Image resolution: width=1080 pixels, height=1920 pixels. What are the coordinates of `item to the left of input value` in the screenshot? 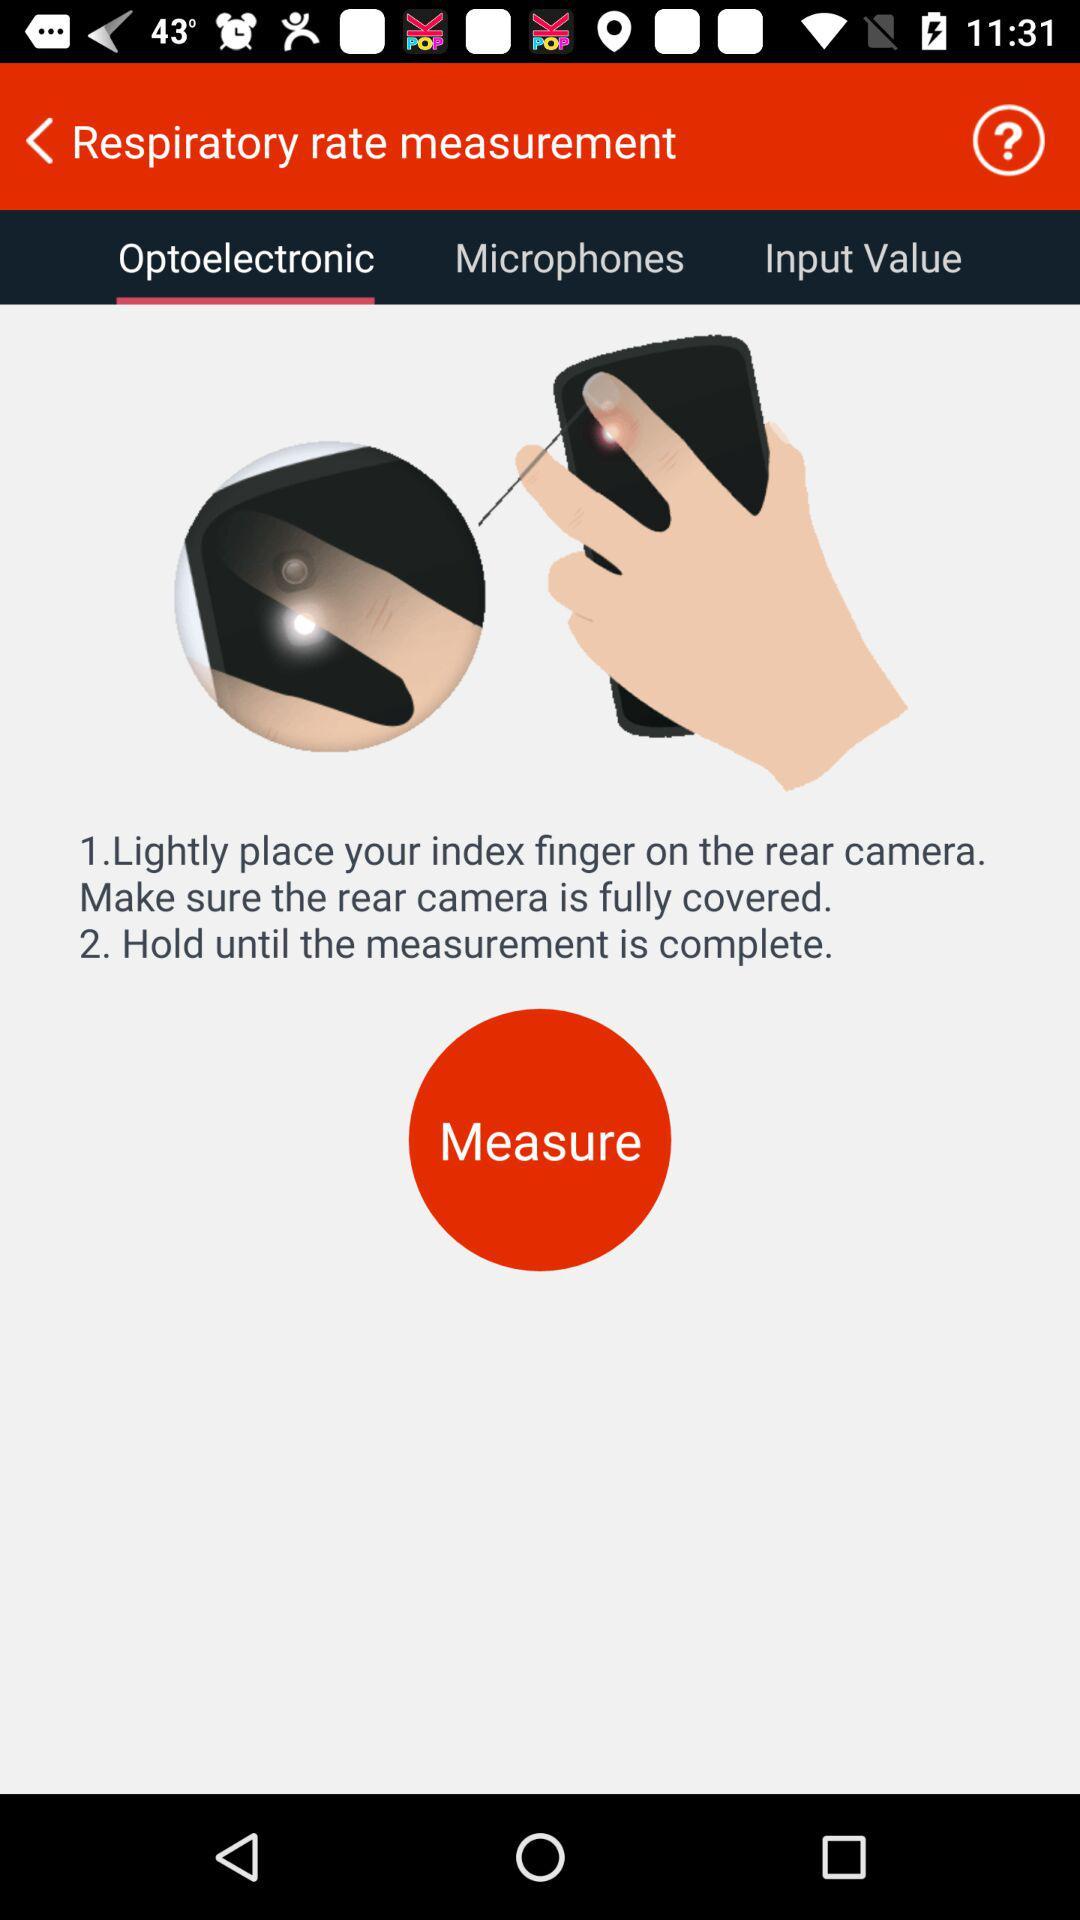 It's located at (569, 256).